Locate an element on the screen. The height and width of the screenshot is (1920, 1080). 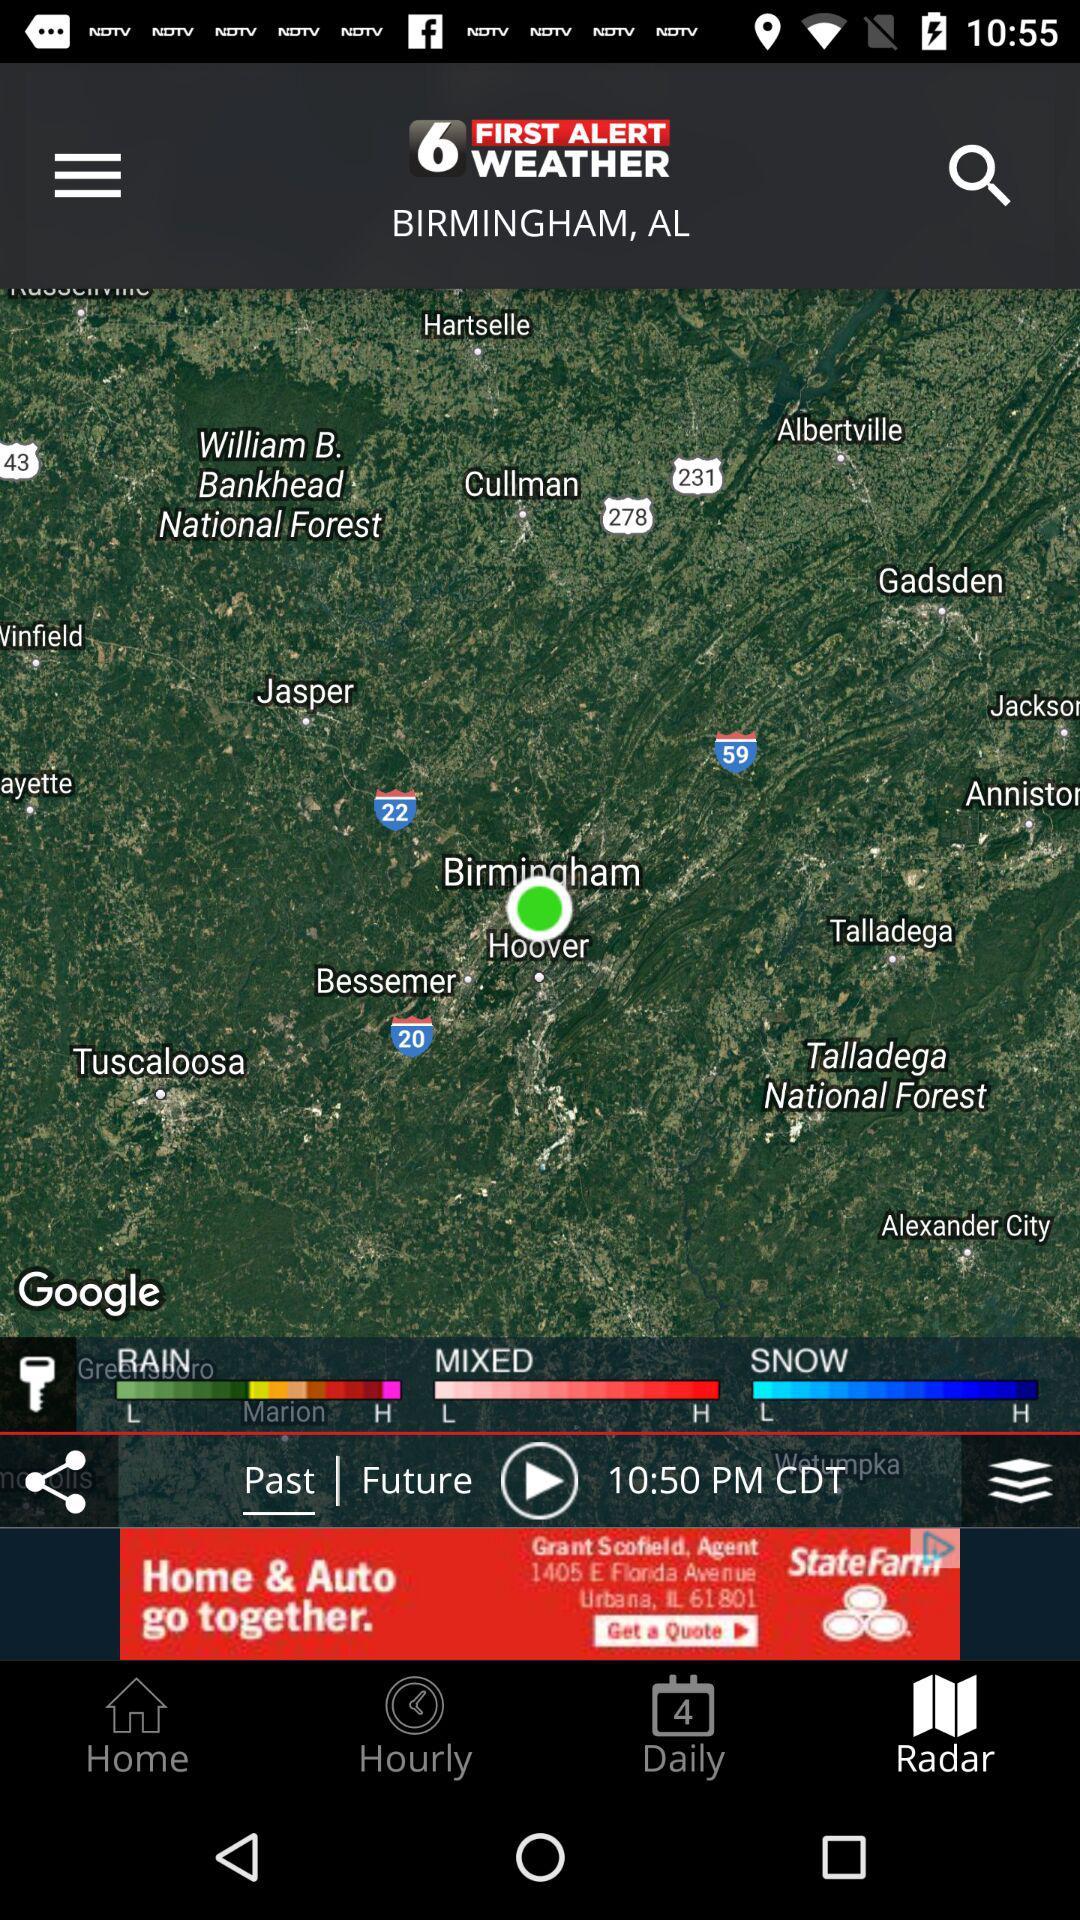
the share icon is located at coordinates (58, 1480).